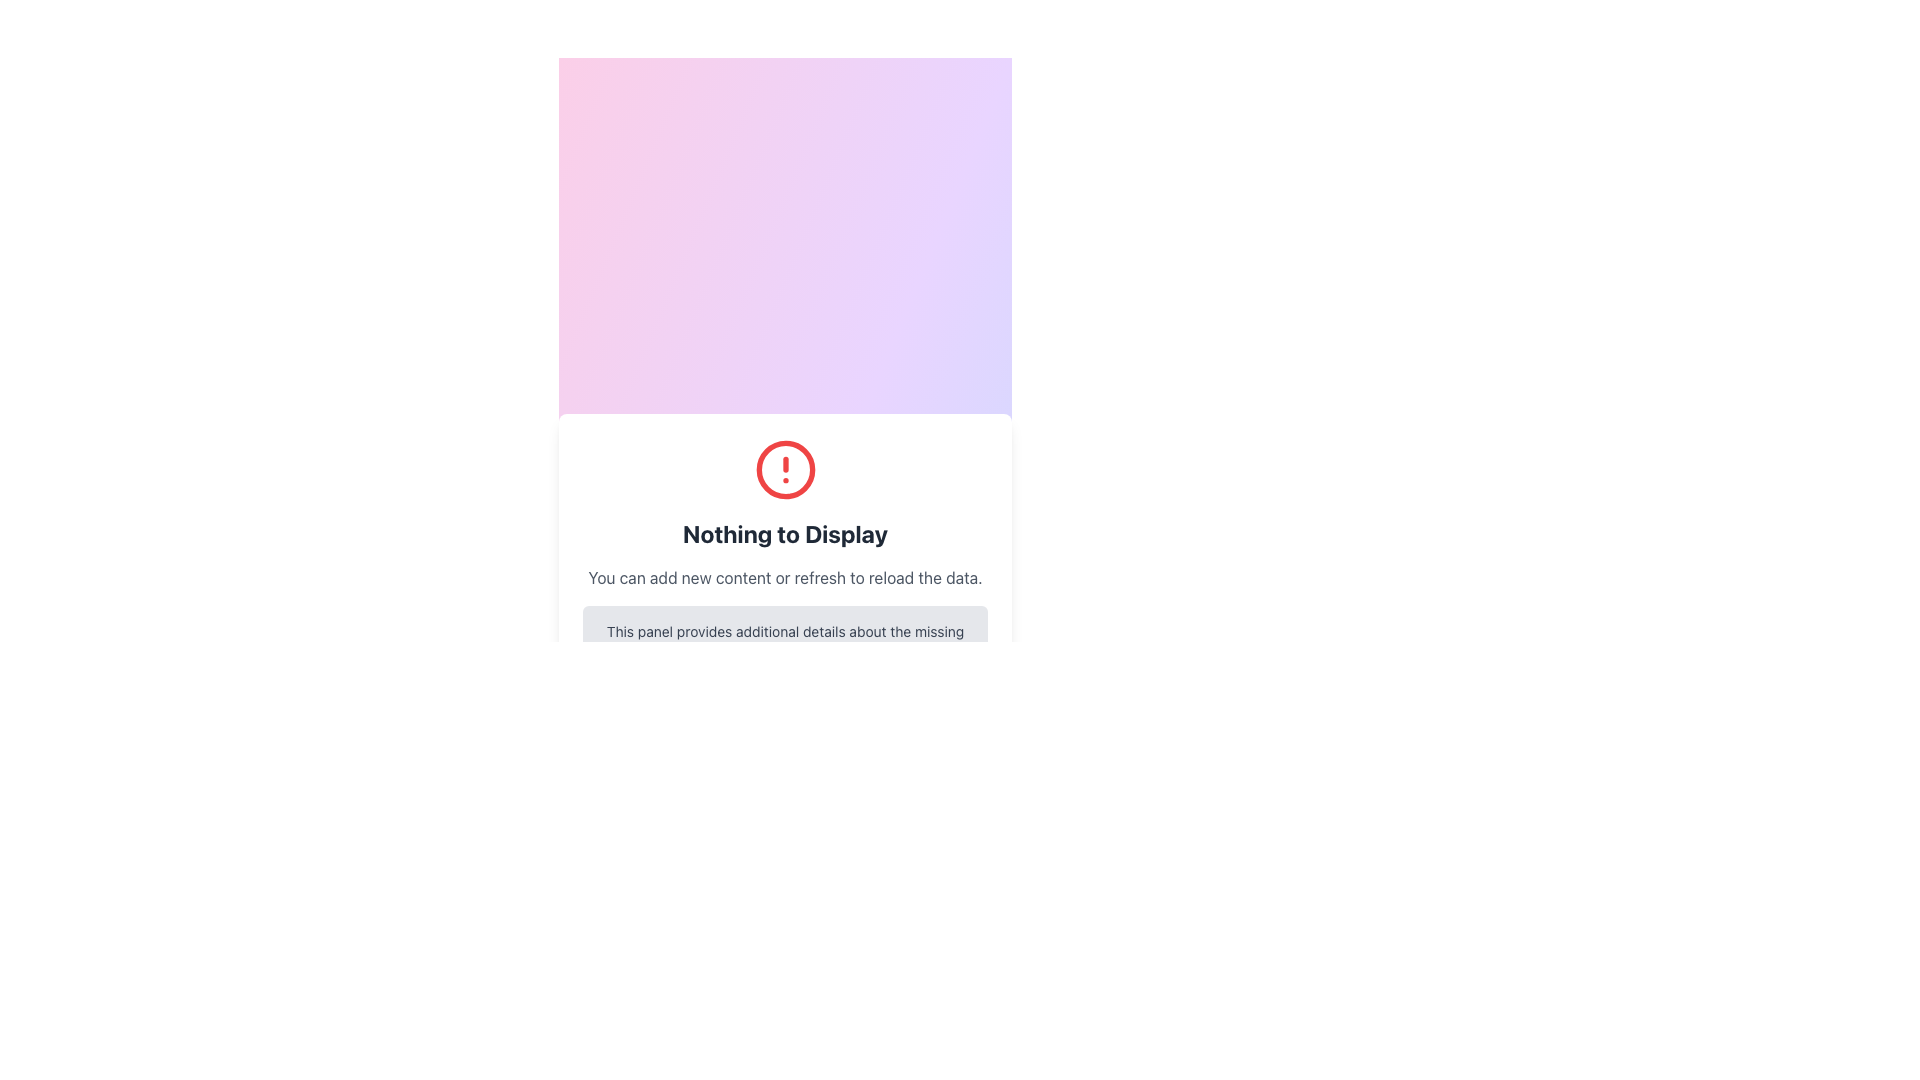  What do you see at coordinates (784, 578) in the screenshot?
I see `displayed message 'You can add new content or refresh to reload the data.' which is styled in subtle gray color and located beneath the heading 'Nothing to Display'` at bounding box center [784, 578].